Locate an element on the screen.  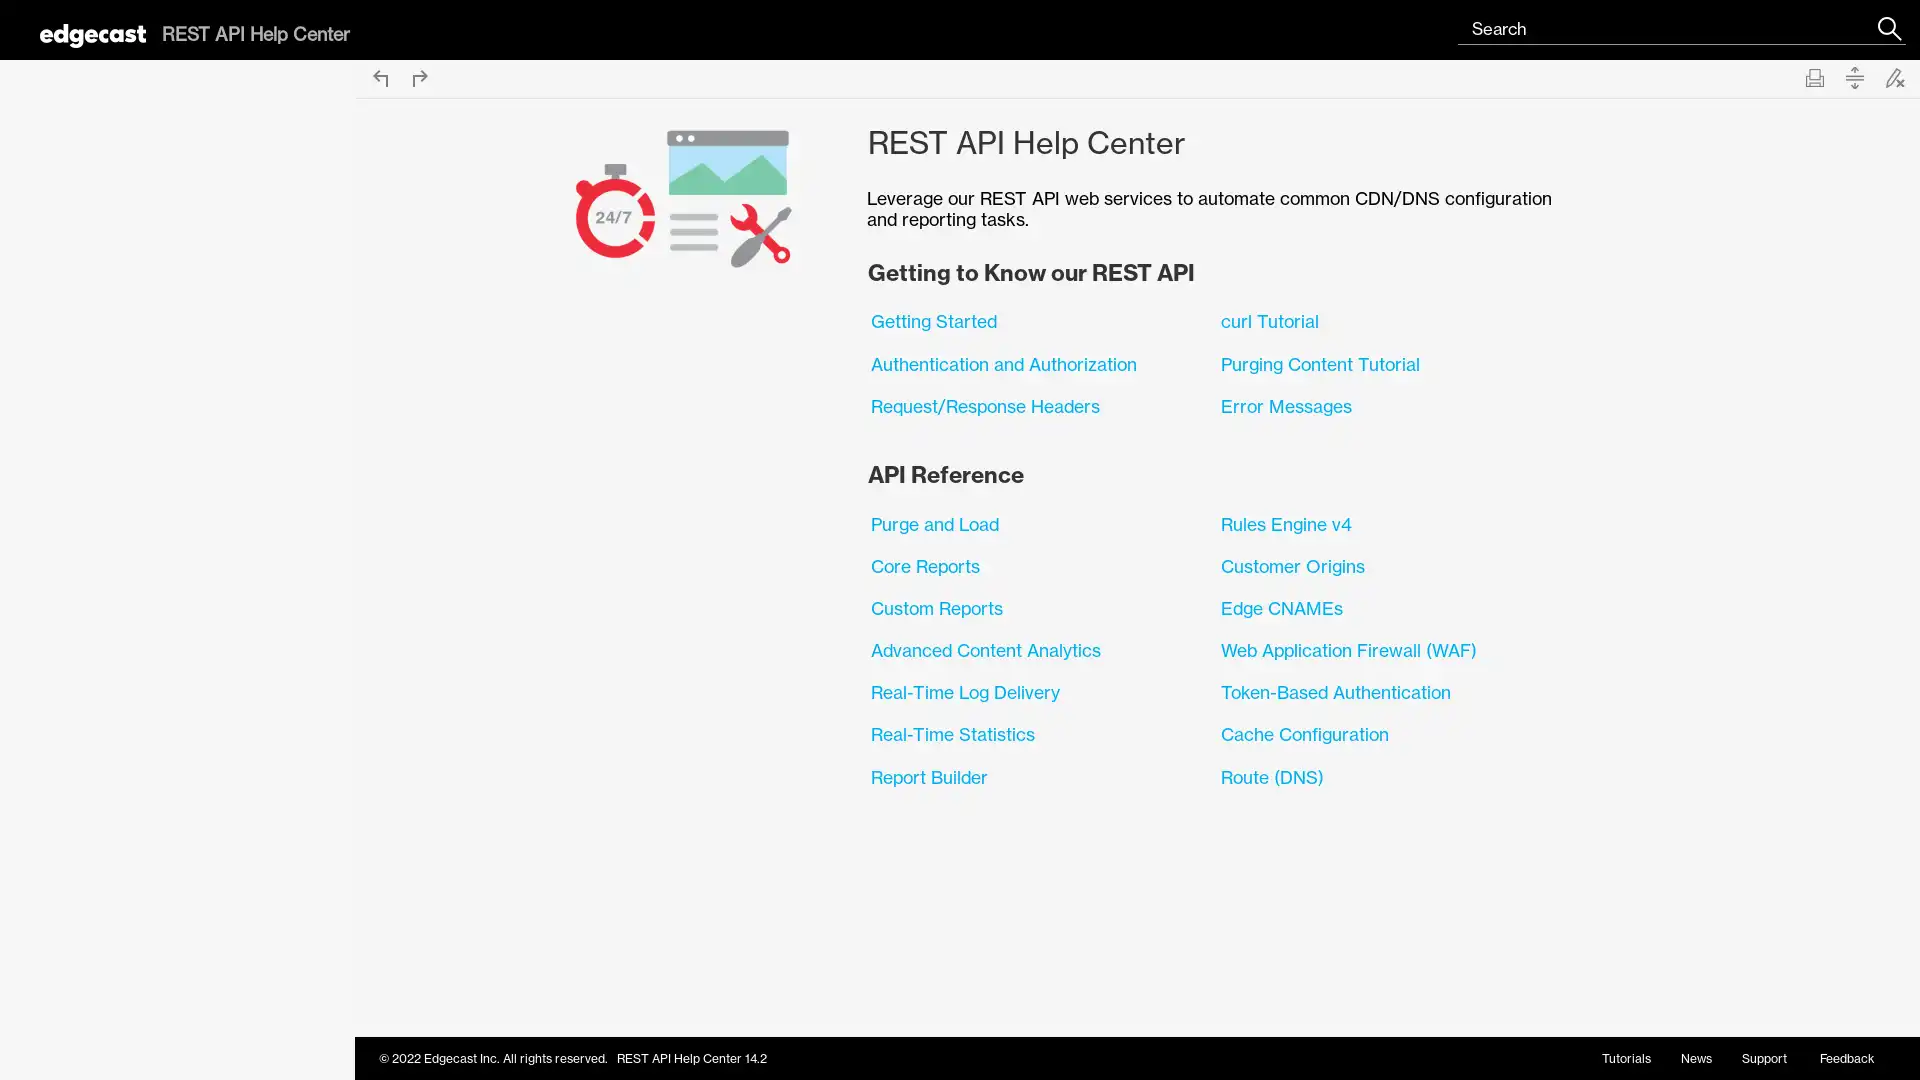
print is located at coordinates (1814, 76).